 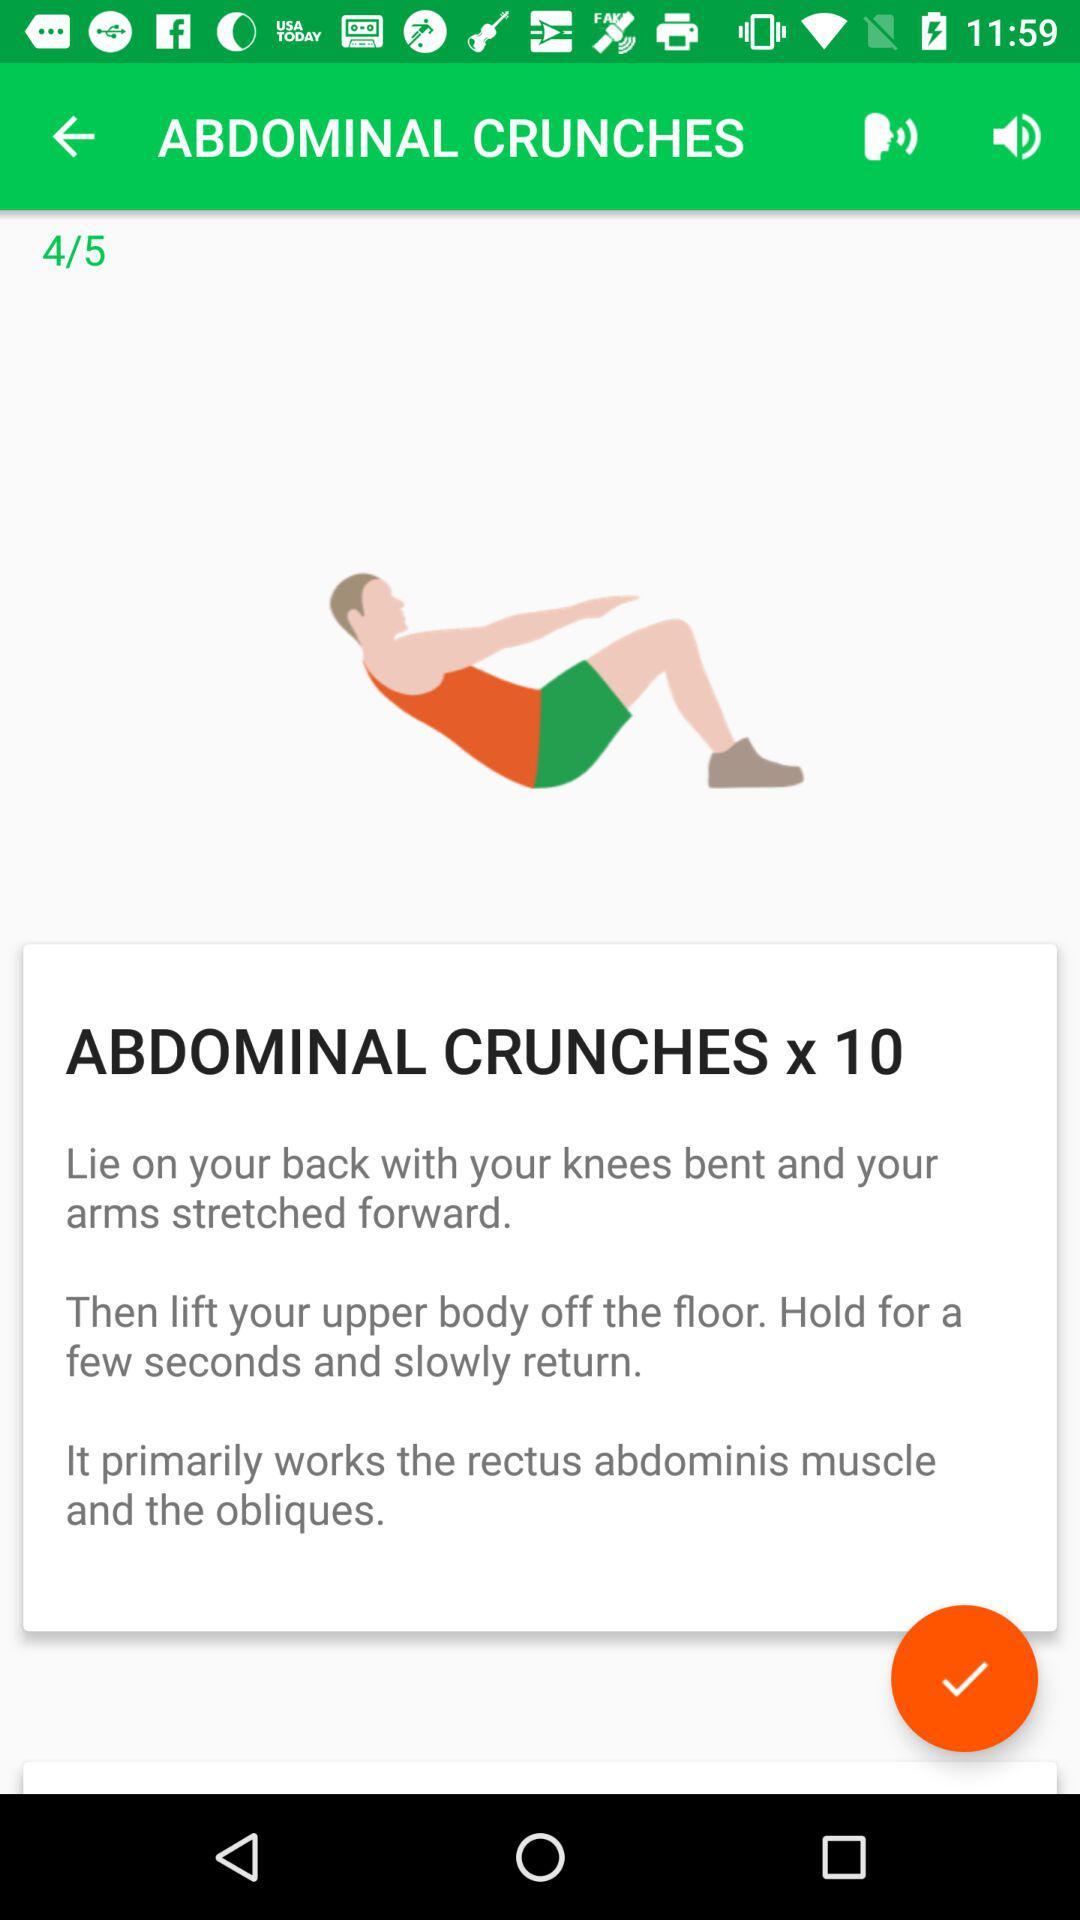 I want to click on icon next to abdominal crunches, so click(x=72, y=135).